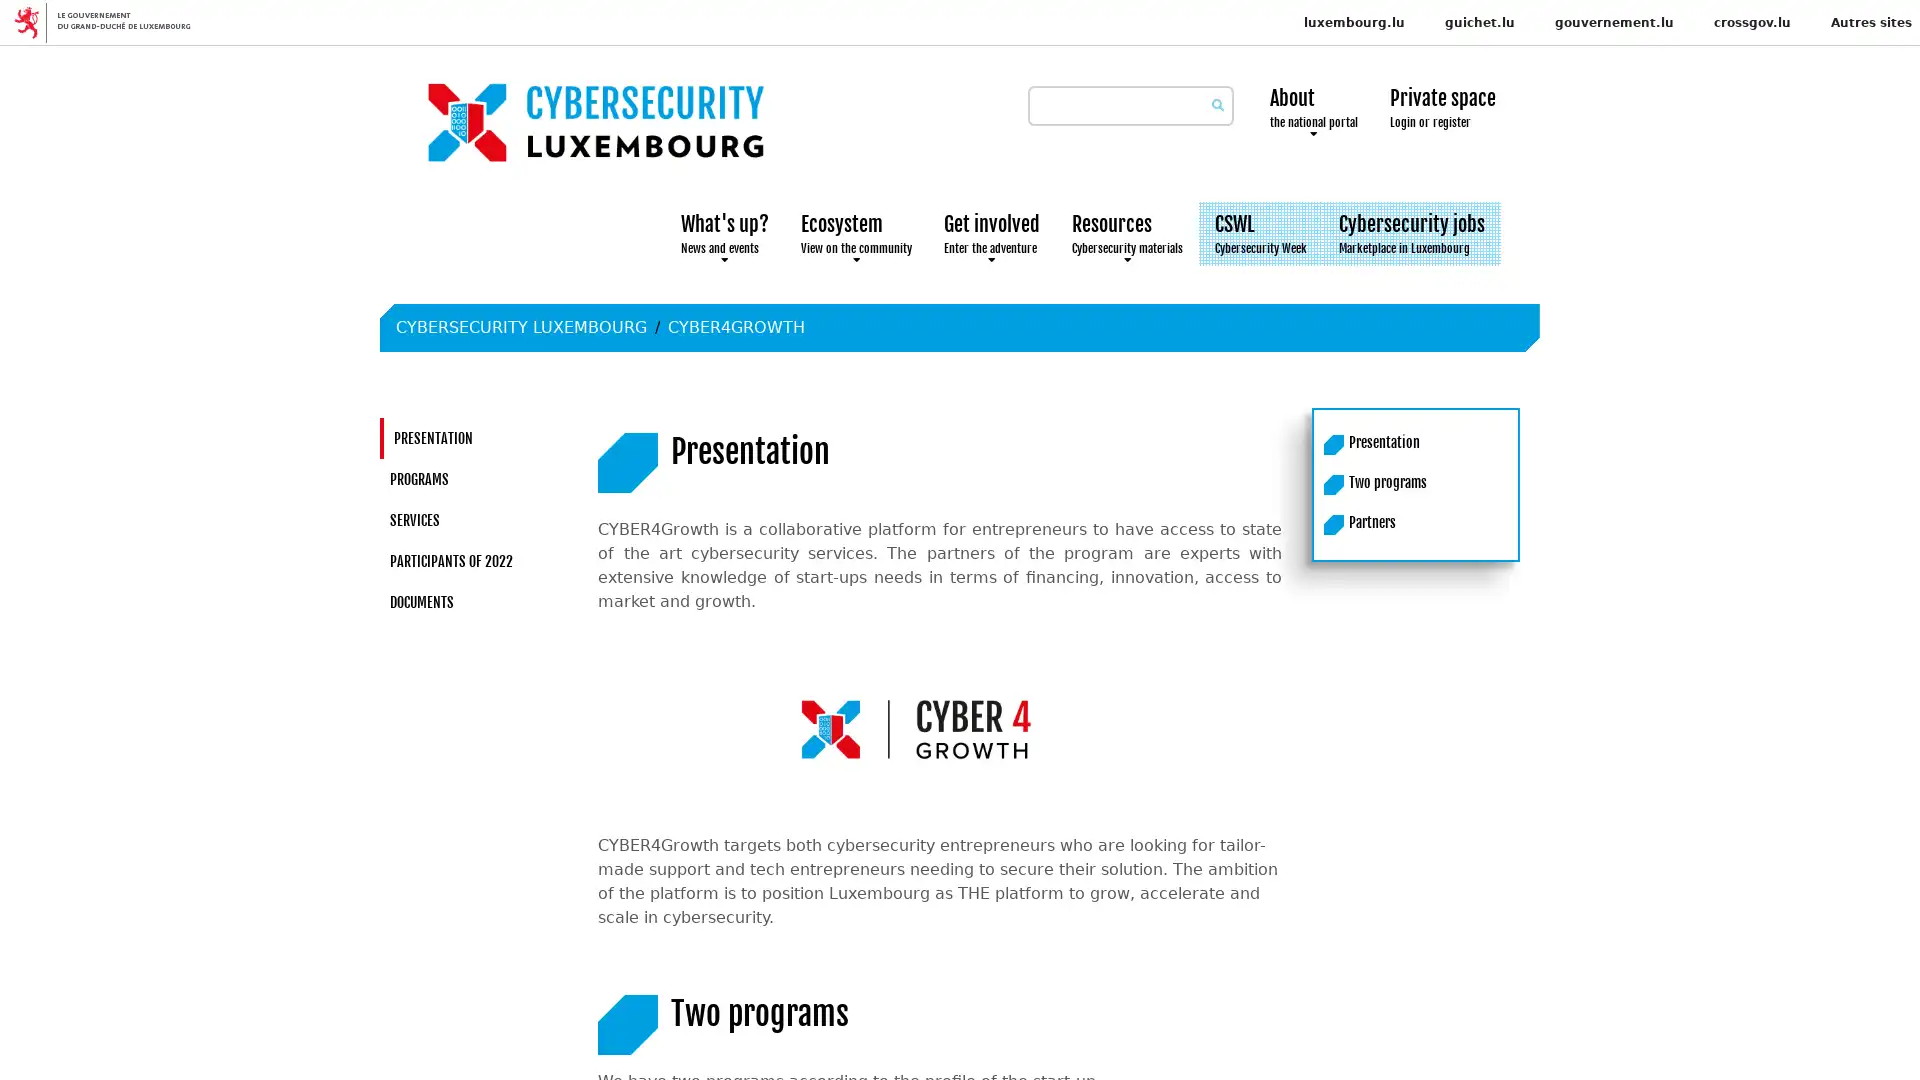 This screenshot has height=1080, width=1920. I want to click on CSWL Cybersecurity Week, so click(1260, 233).